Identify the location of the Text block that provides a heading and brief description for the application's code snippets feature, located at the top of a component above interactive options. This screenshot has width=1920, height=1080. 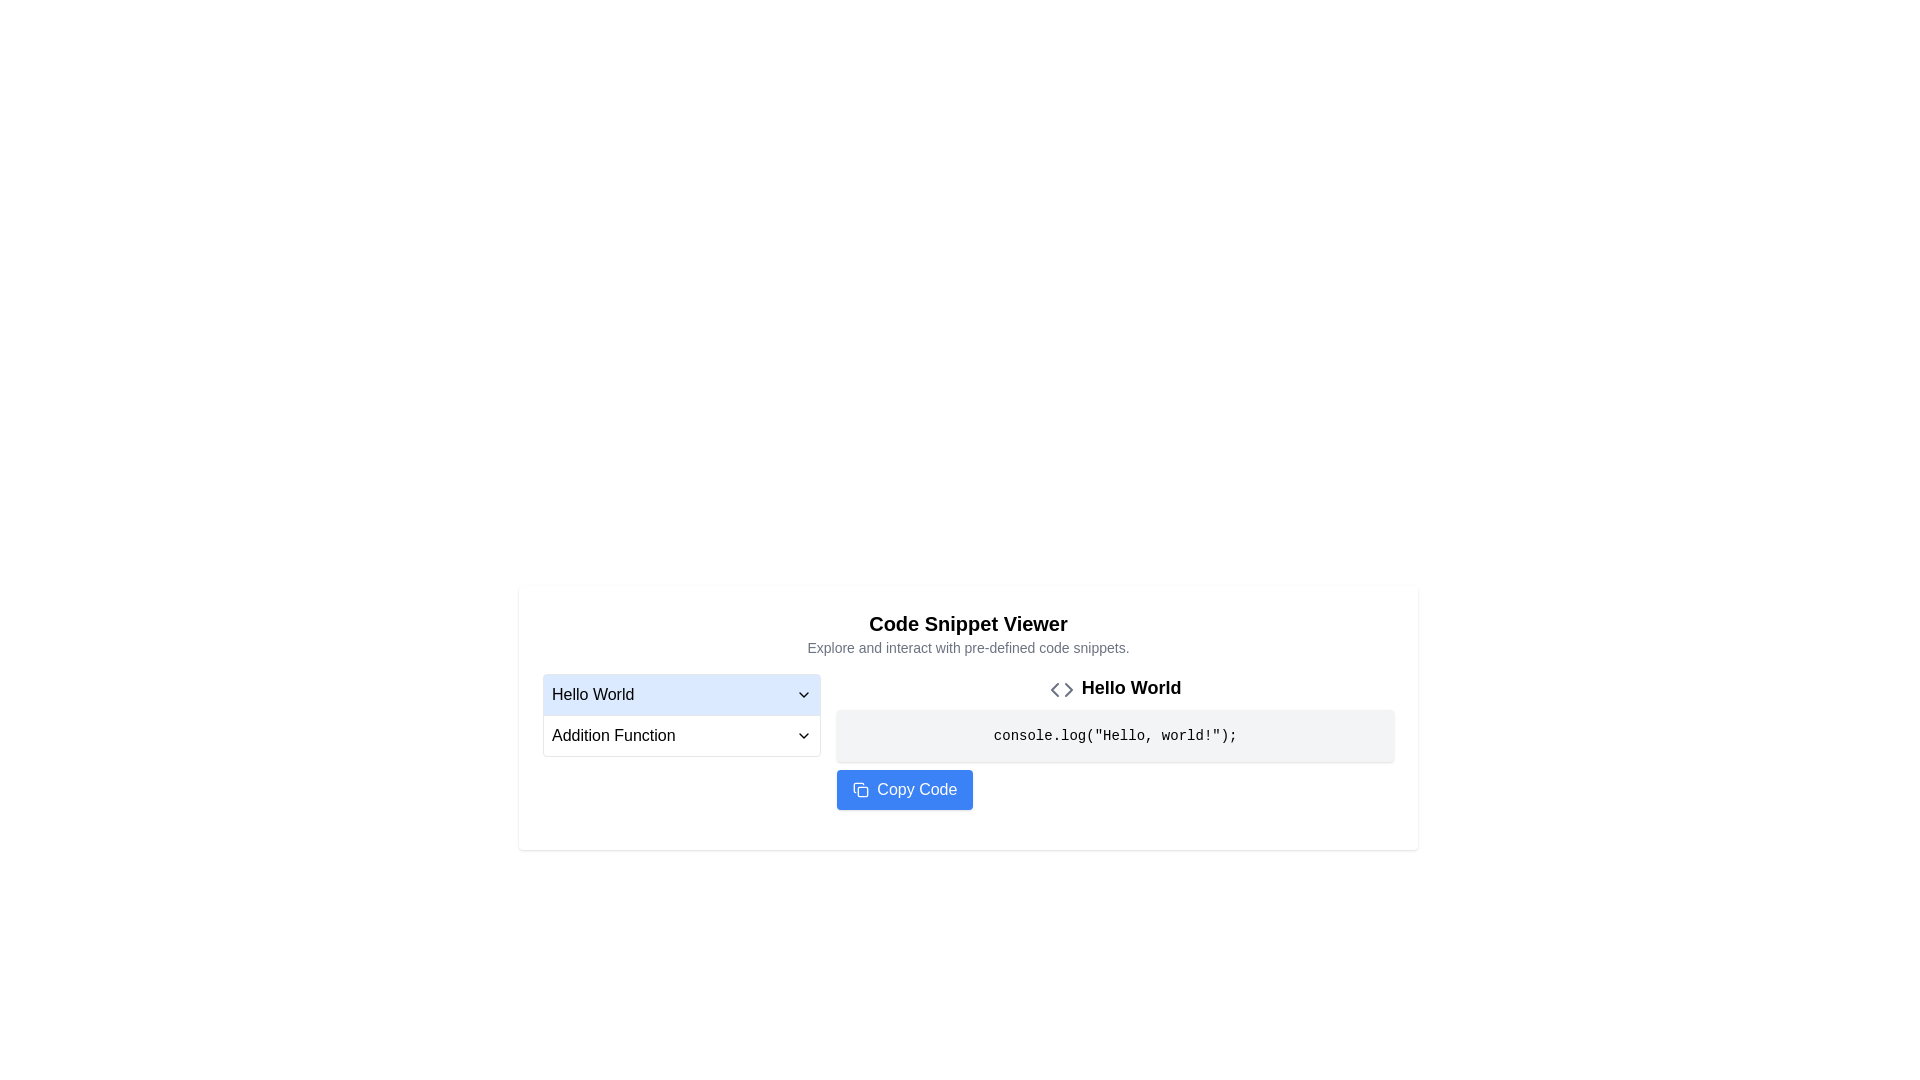
(968, 633).